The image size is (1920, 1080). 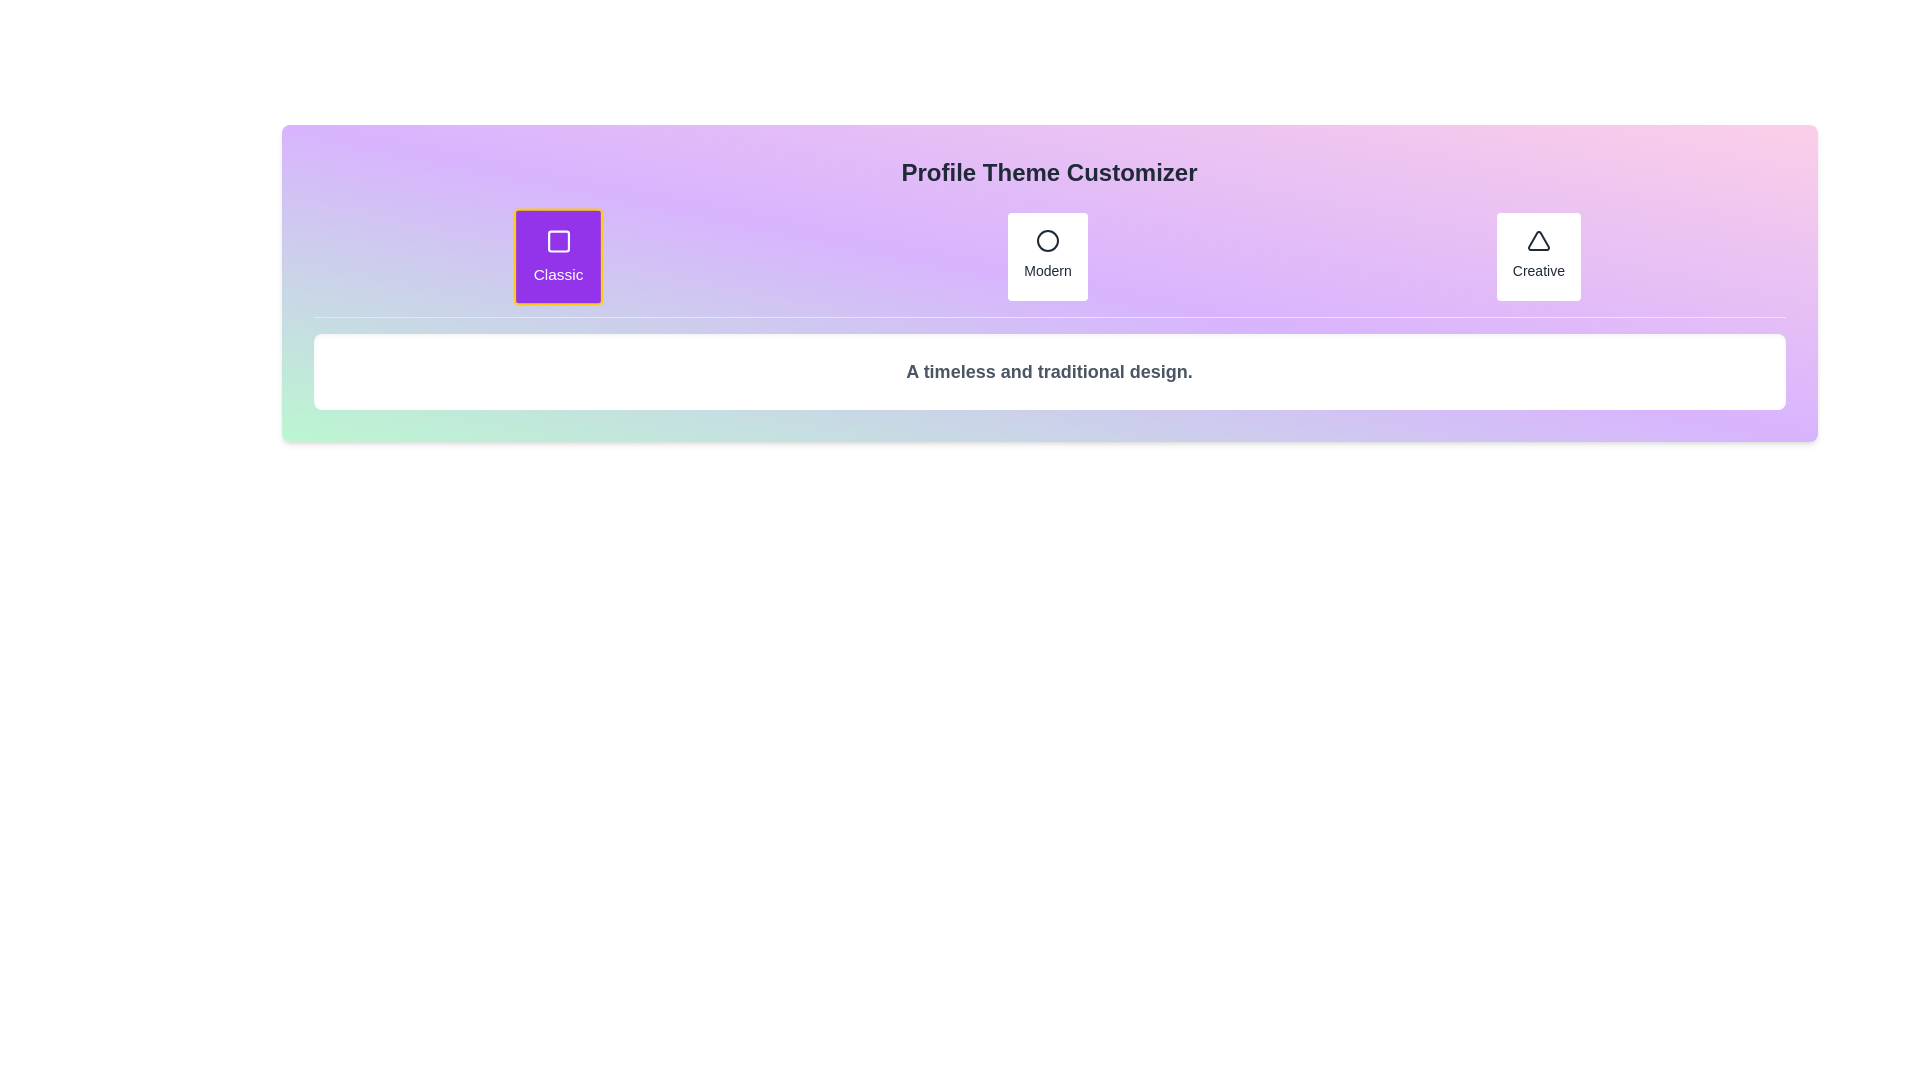 I want to click on the triangular icon within the white button labeled 'Creative.', so click(x=1537, y=239).